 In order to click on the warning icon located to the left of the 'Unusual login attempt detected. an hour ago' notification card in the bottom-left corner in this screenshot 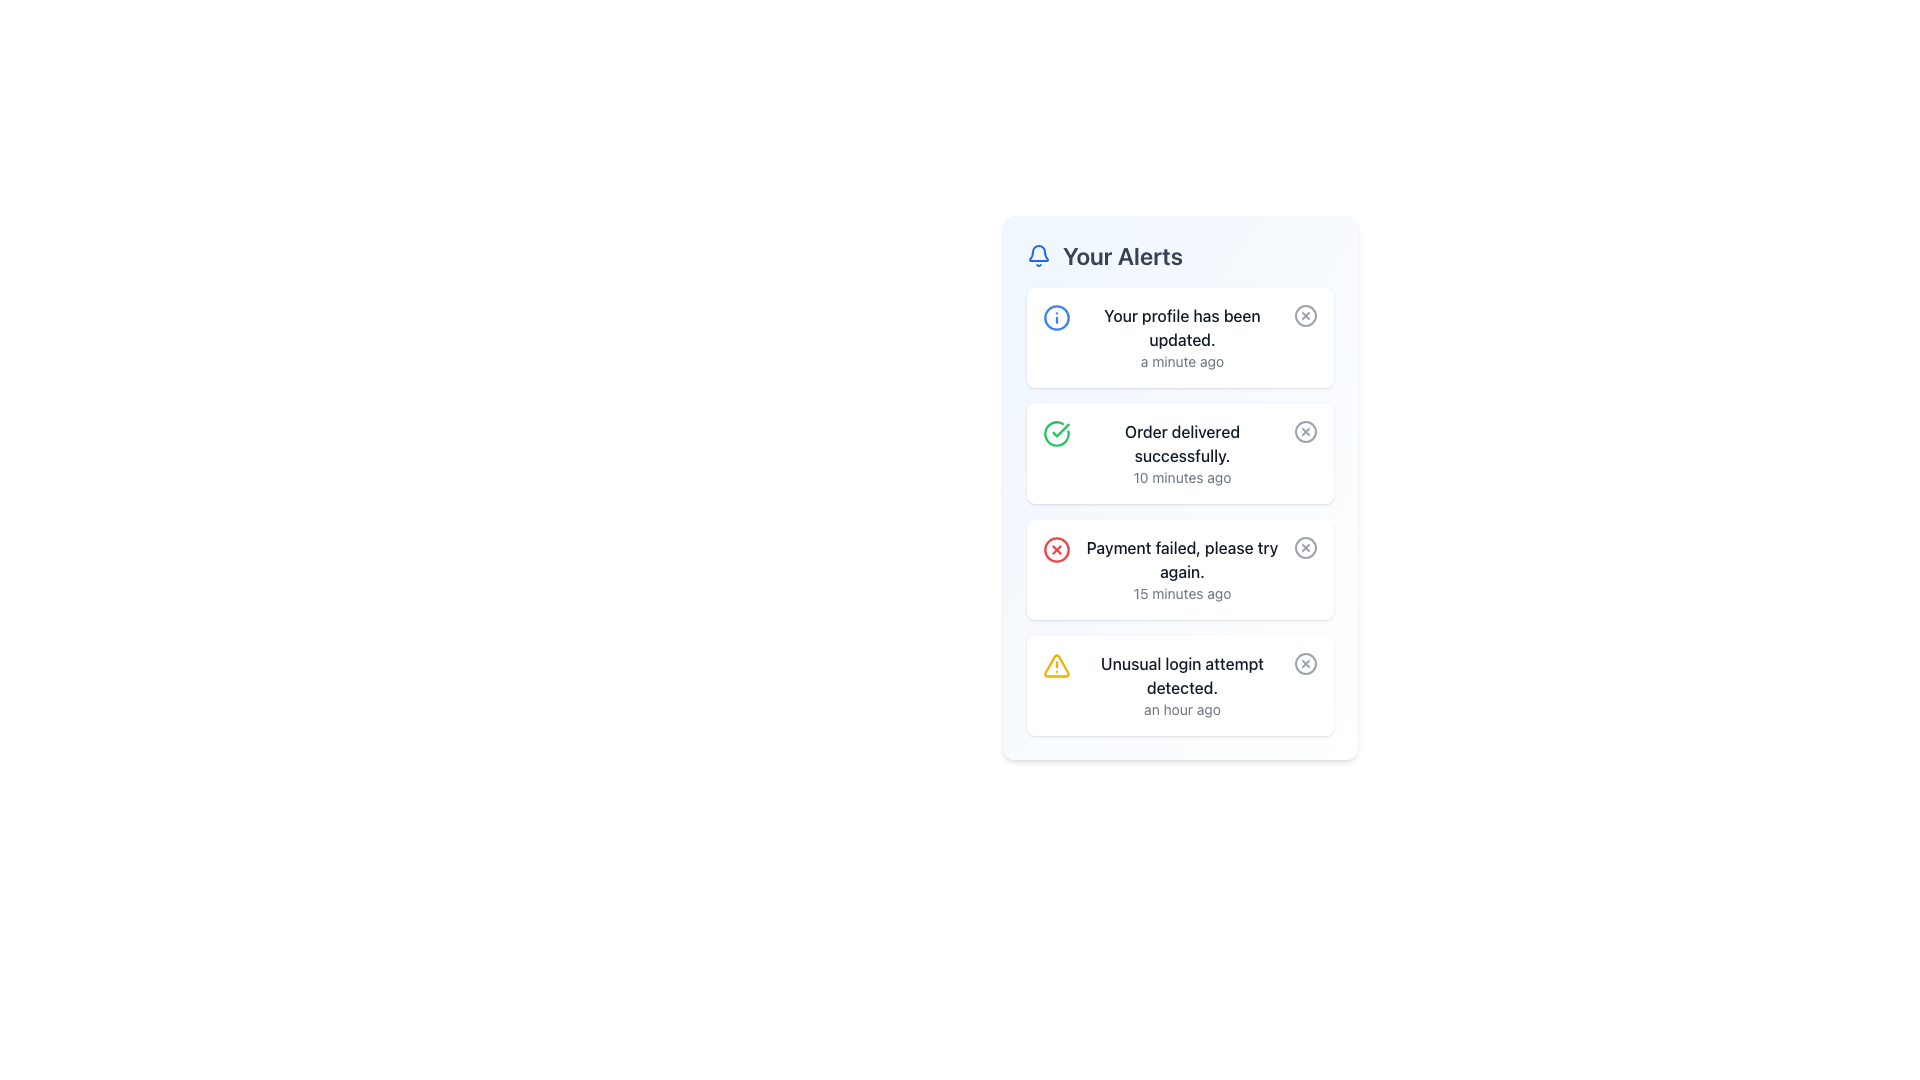, I will do `click(1055, 666)`.